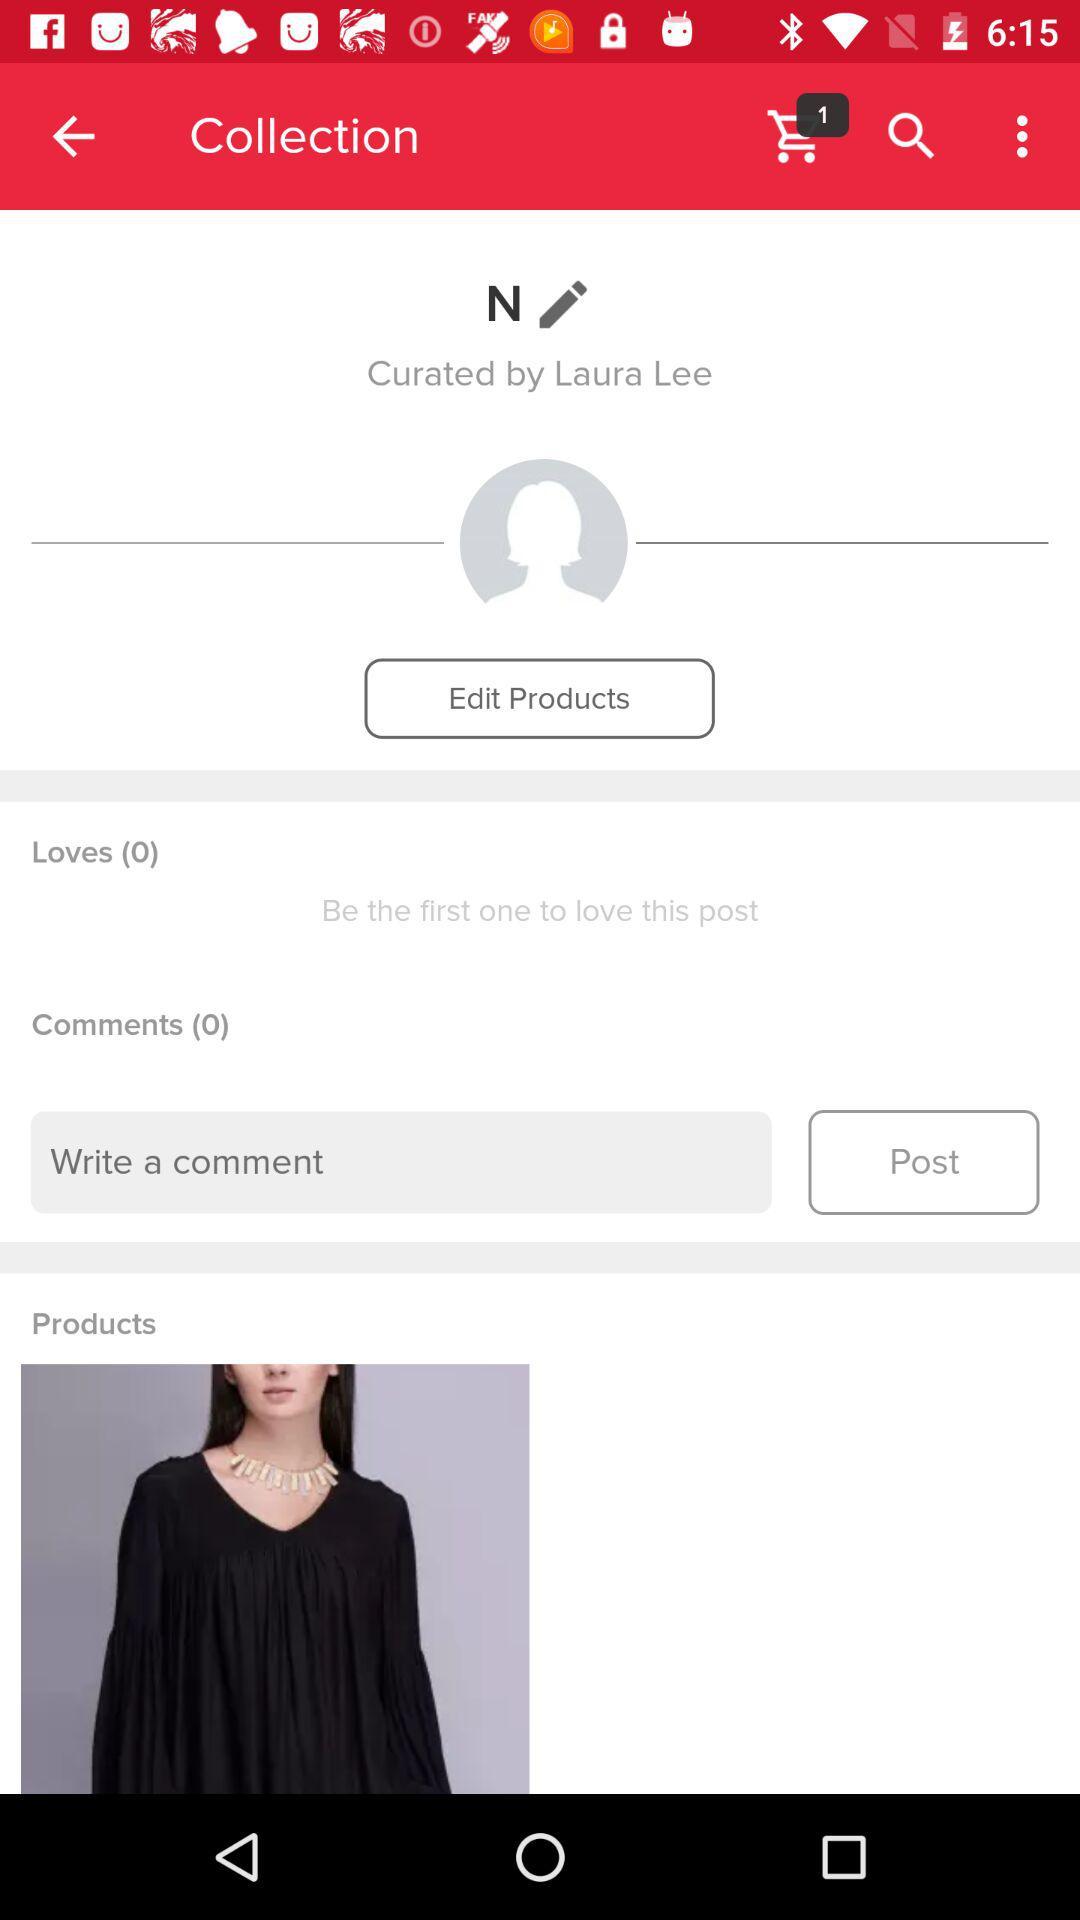 Image resolution: width=1080 pixels, height=1920 pixels. What do you see at coordinates (401, 1162) in the screenshot?
I see `text` at bounding box center [401, 1162].